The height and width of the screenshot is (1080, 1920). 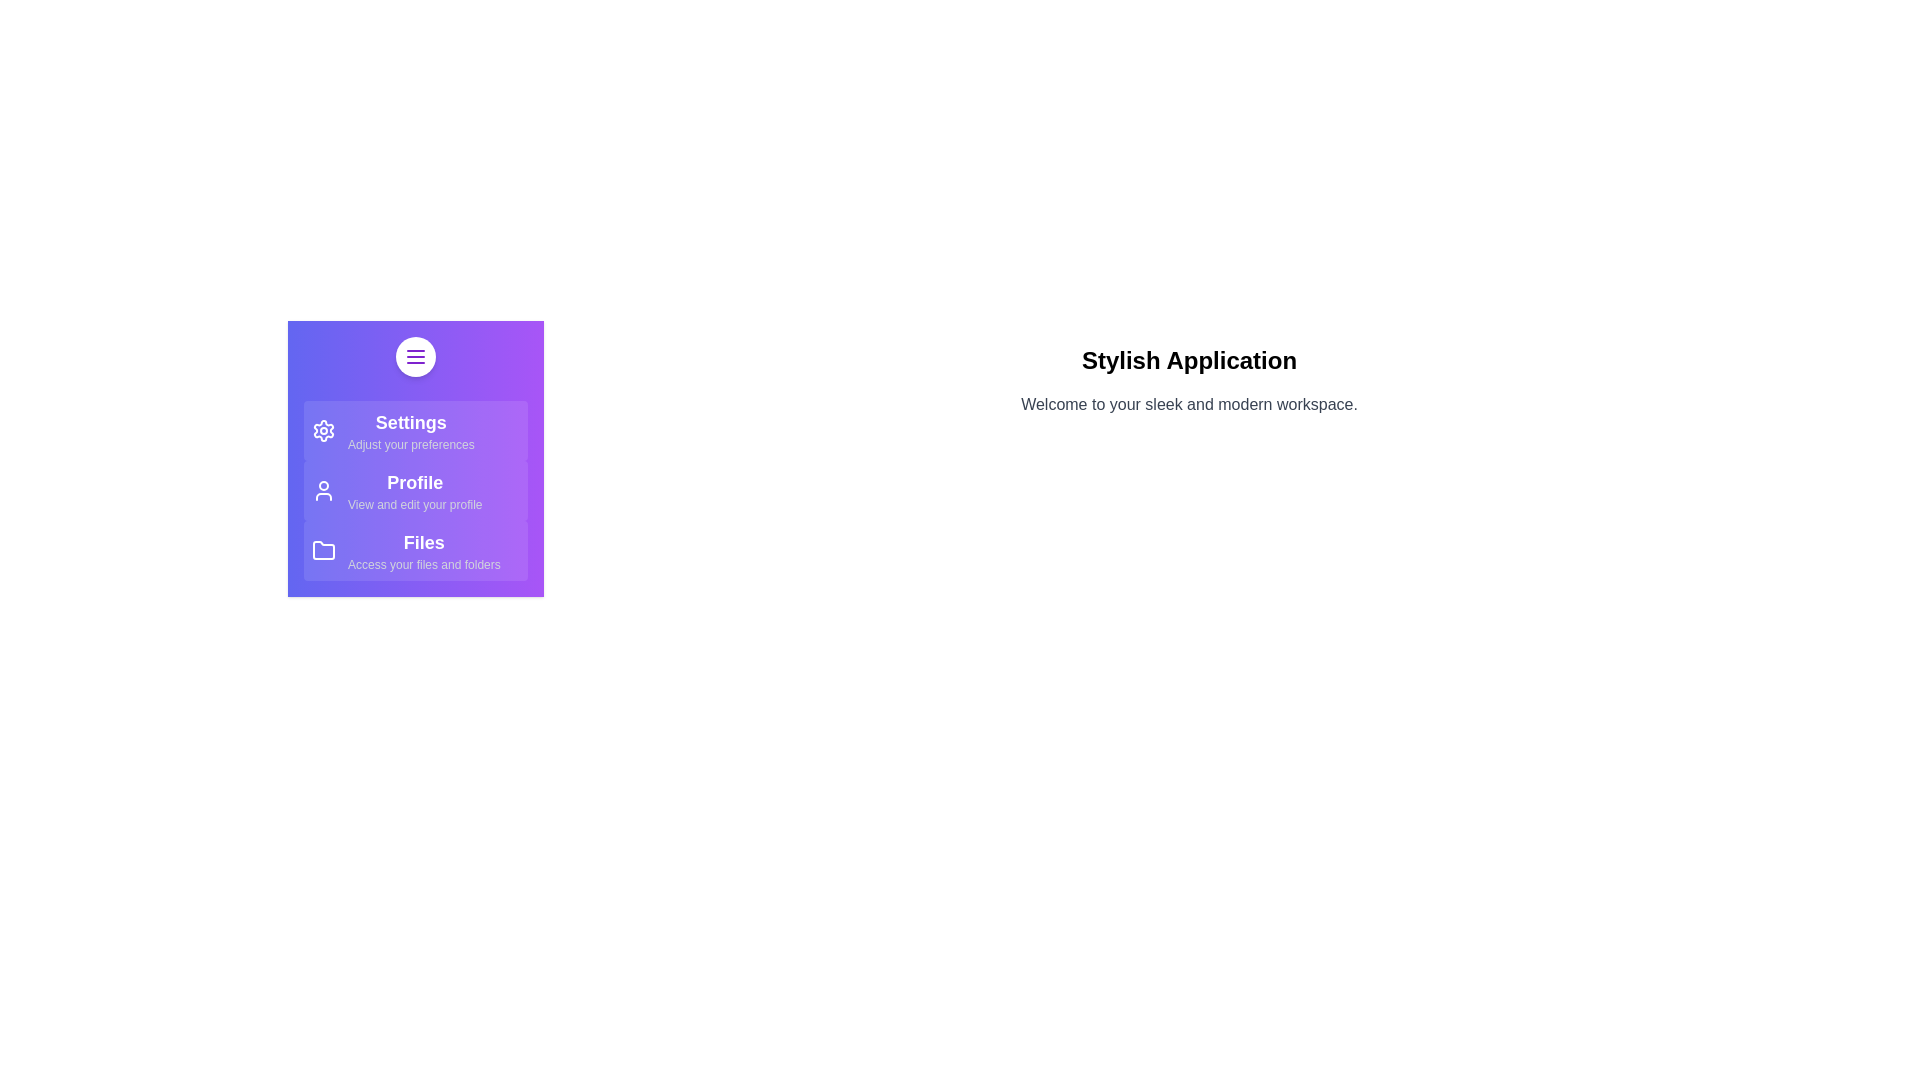 What do you see at coordinates (415, 551) in the screenshot?
I see `the menu item Files to see its hover effect` at bounding box center [415, 551].